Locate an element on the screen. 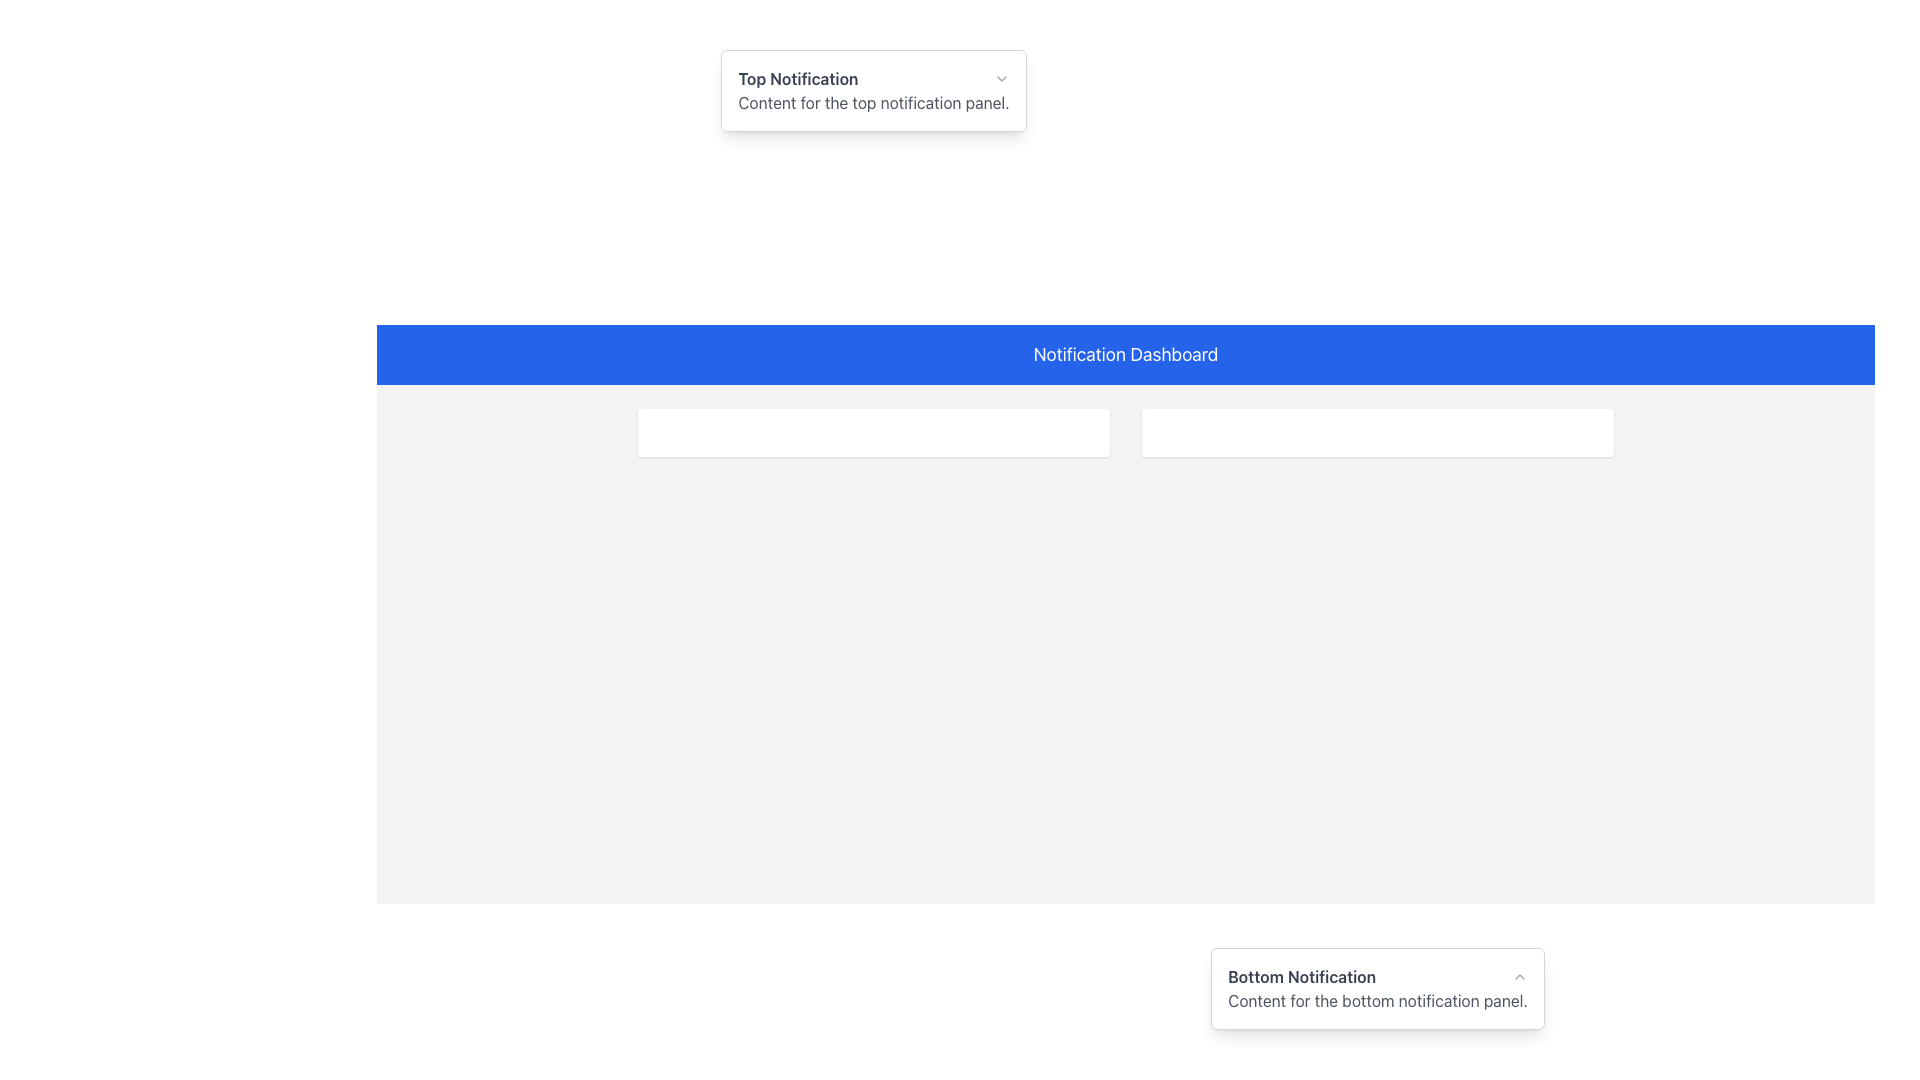  text of the title header label located at the upper portion of the notification panel, which provides users with an overview of the card's subject is located at coordinates (797, 77).